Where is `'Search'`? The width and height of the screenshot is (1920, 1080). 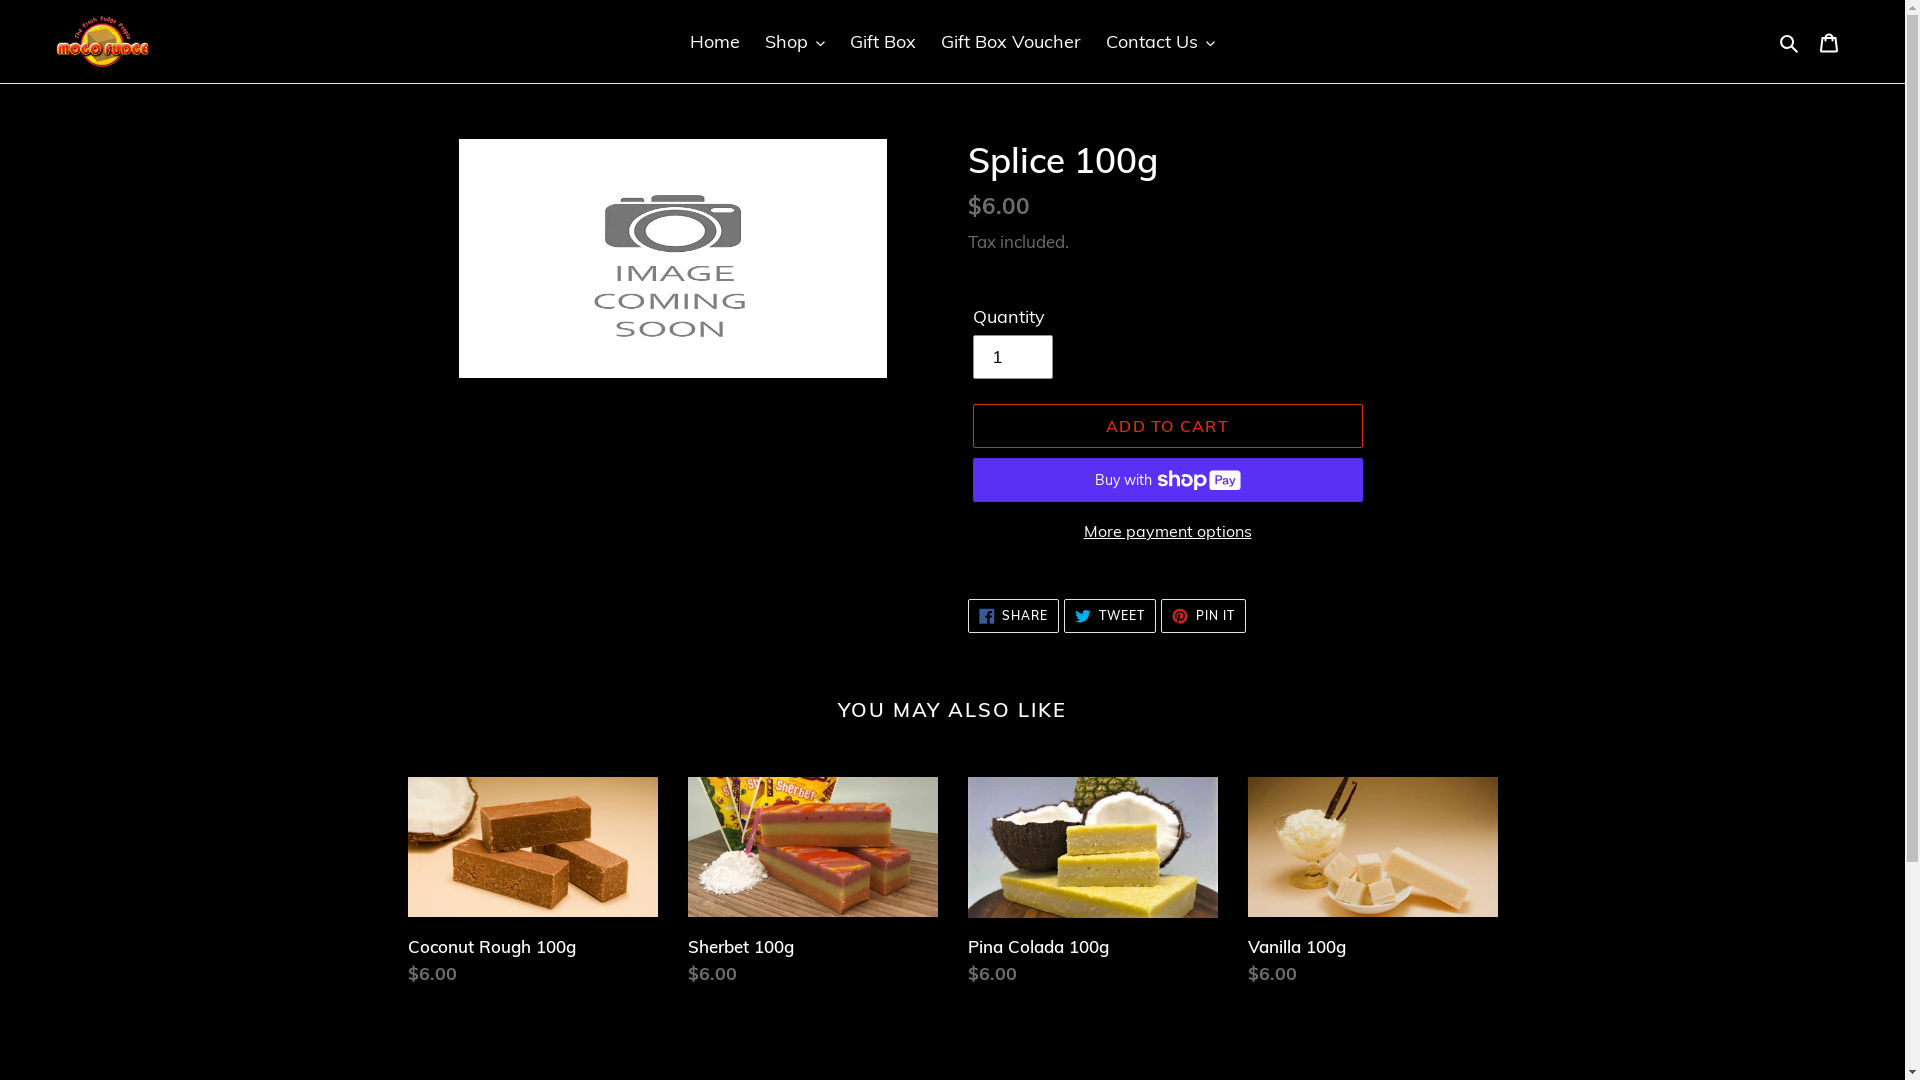 'Search' is located at coordinates (1790, 41).